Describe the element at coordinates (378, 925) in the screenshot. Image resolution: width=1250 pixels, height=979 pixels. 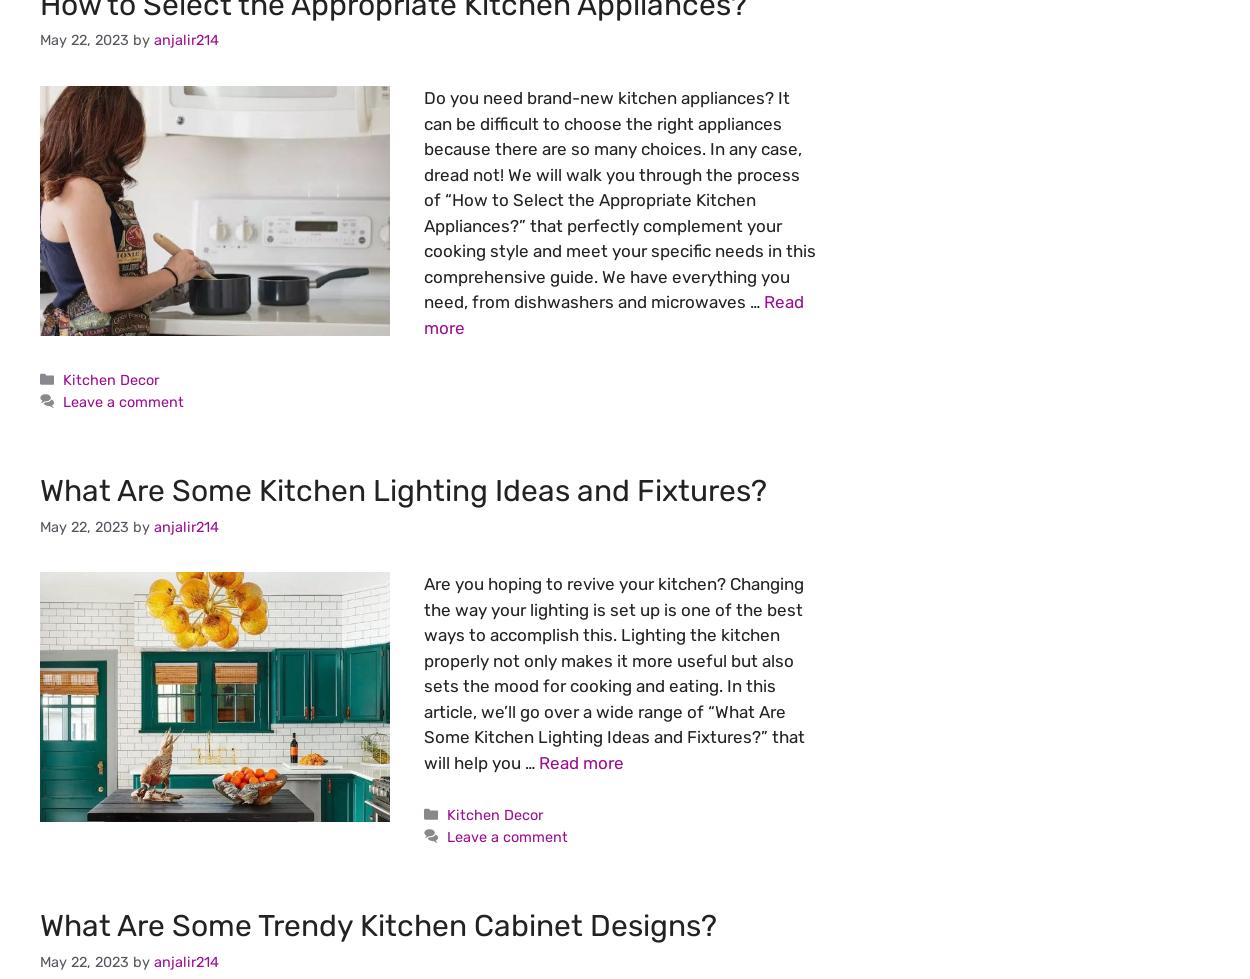
I see `'What Are Some Trendy Kitchen Cabinet Designs?'` at that location.